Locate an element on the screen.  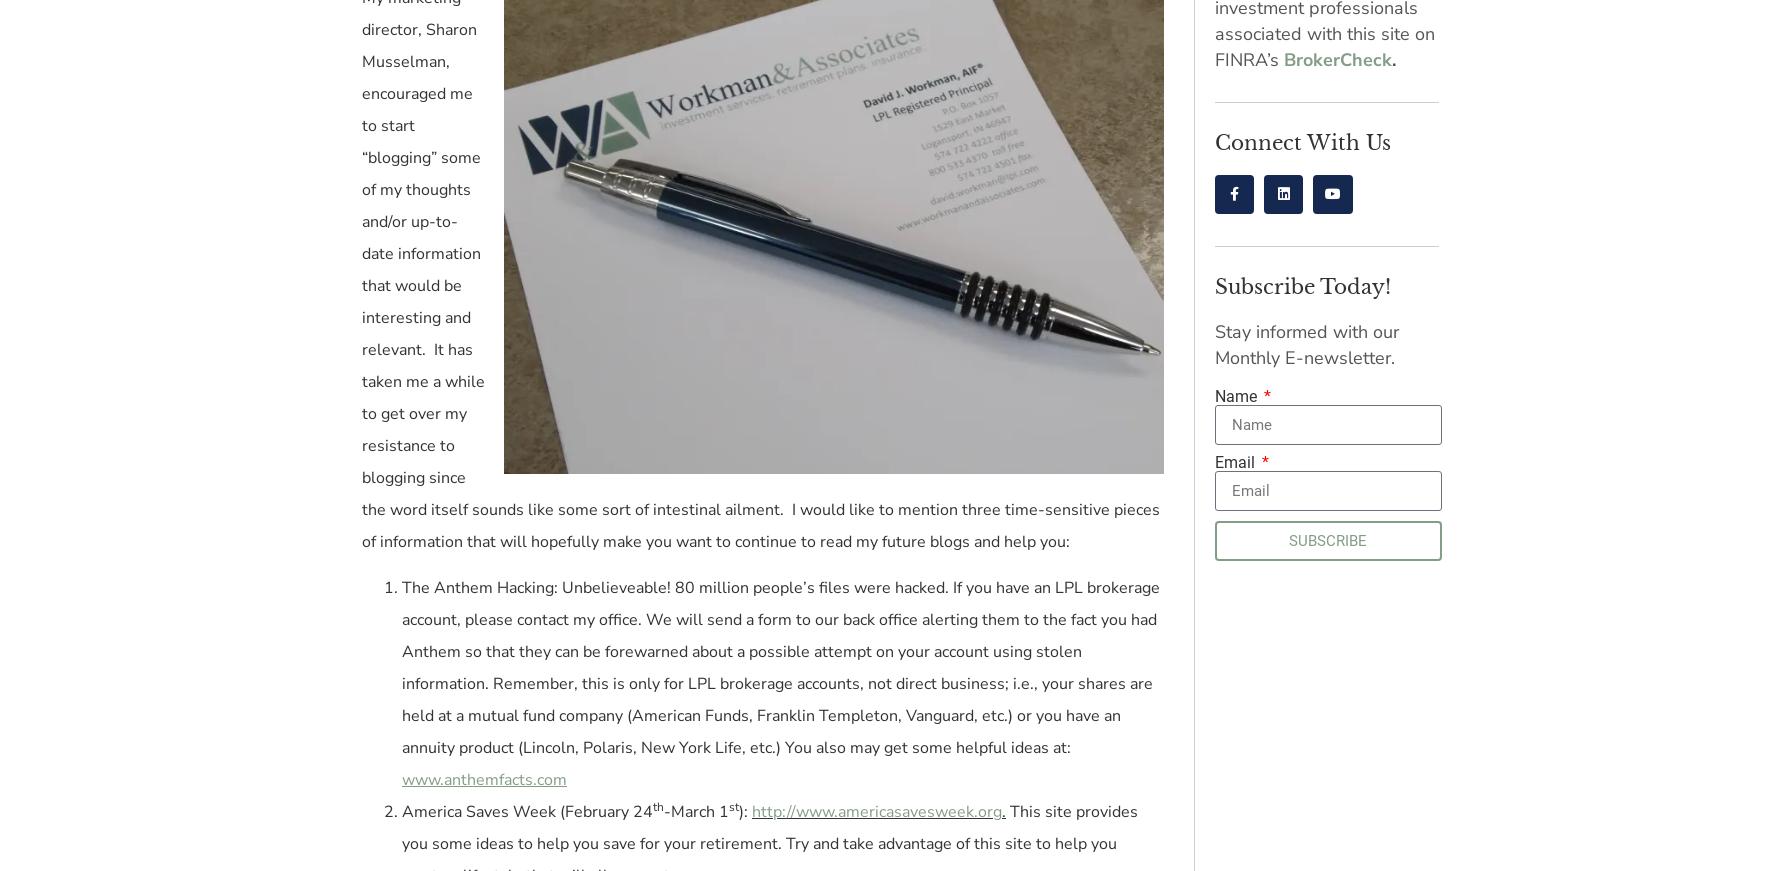
'America Saves Week (February 24' is located at coordinates (527, 812).